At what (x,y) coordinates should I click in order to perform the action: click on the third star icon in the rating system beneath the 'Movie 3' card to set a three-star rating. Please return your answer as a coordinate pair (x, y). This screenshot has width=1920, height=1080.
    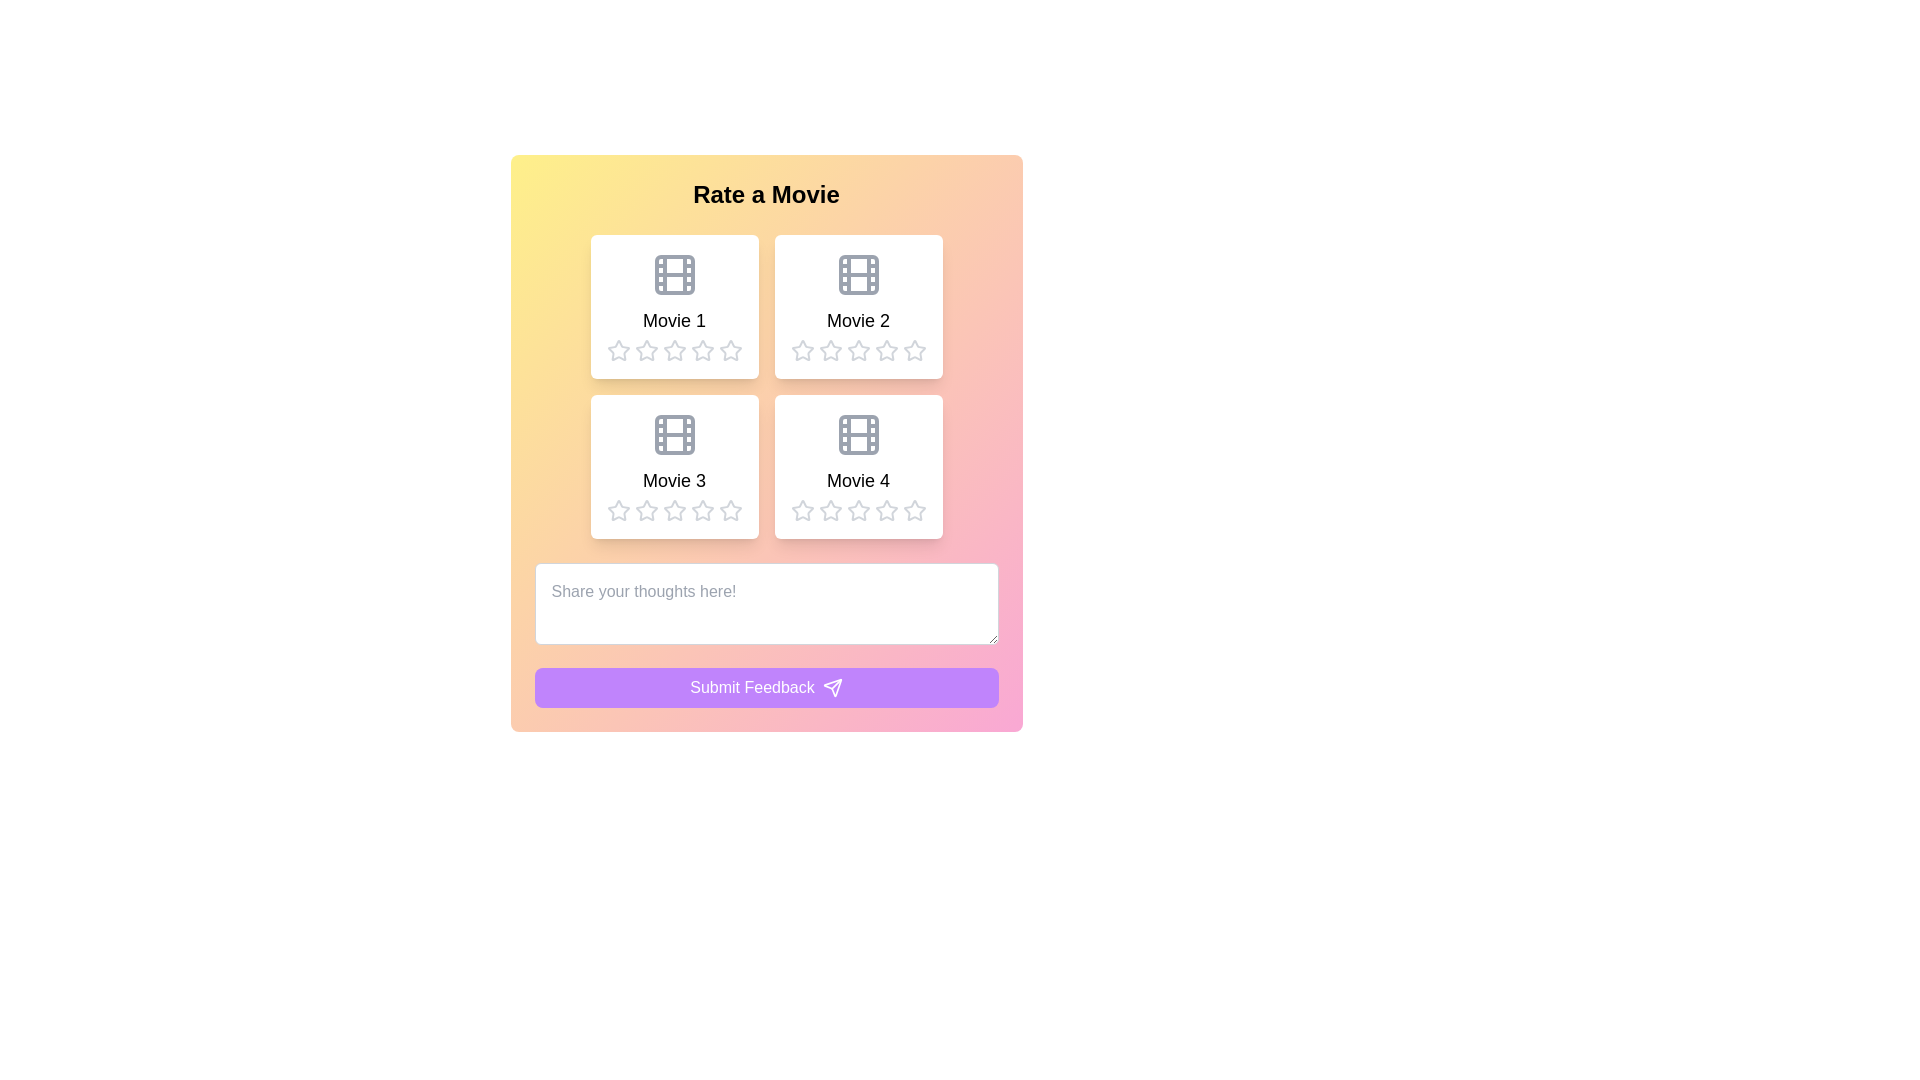
    Looking at the image, I should click on (702, 509).